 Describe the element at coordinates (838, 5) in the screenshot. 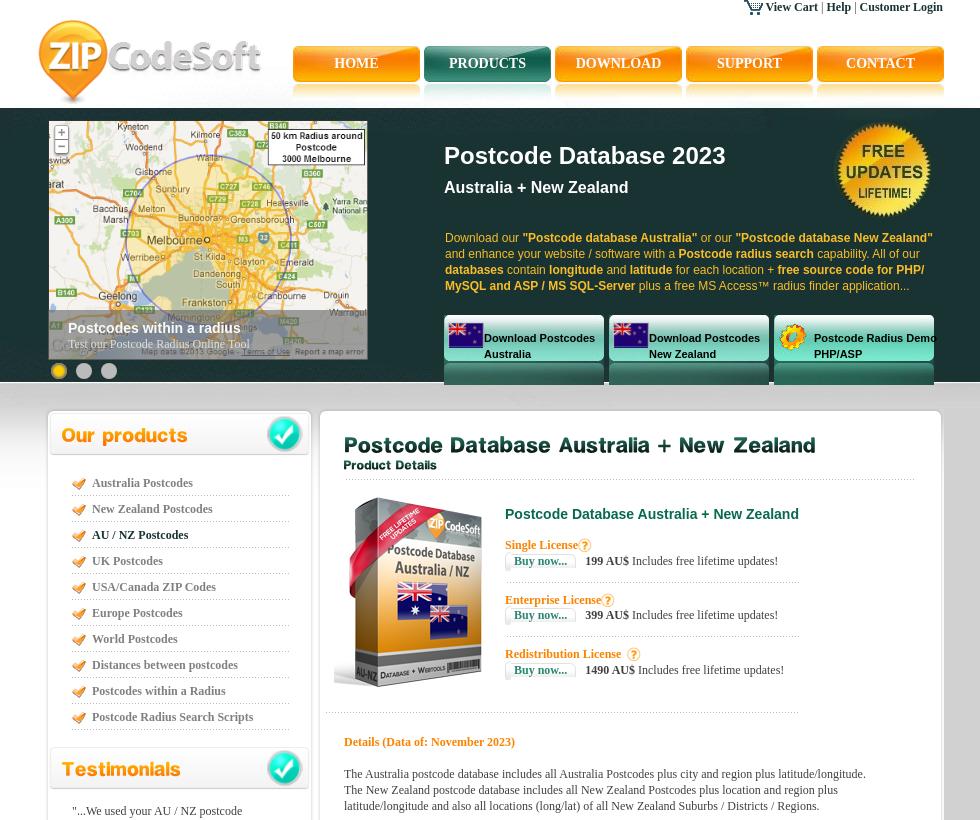

I see `'Help'` at that location.